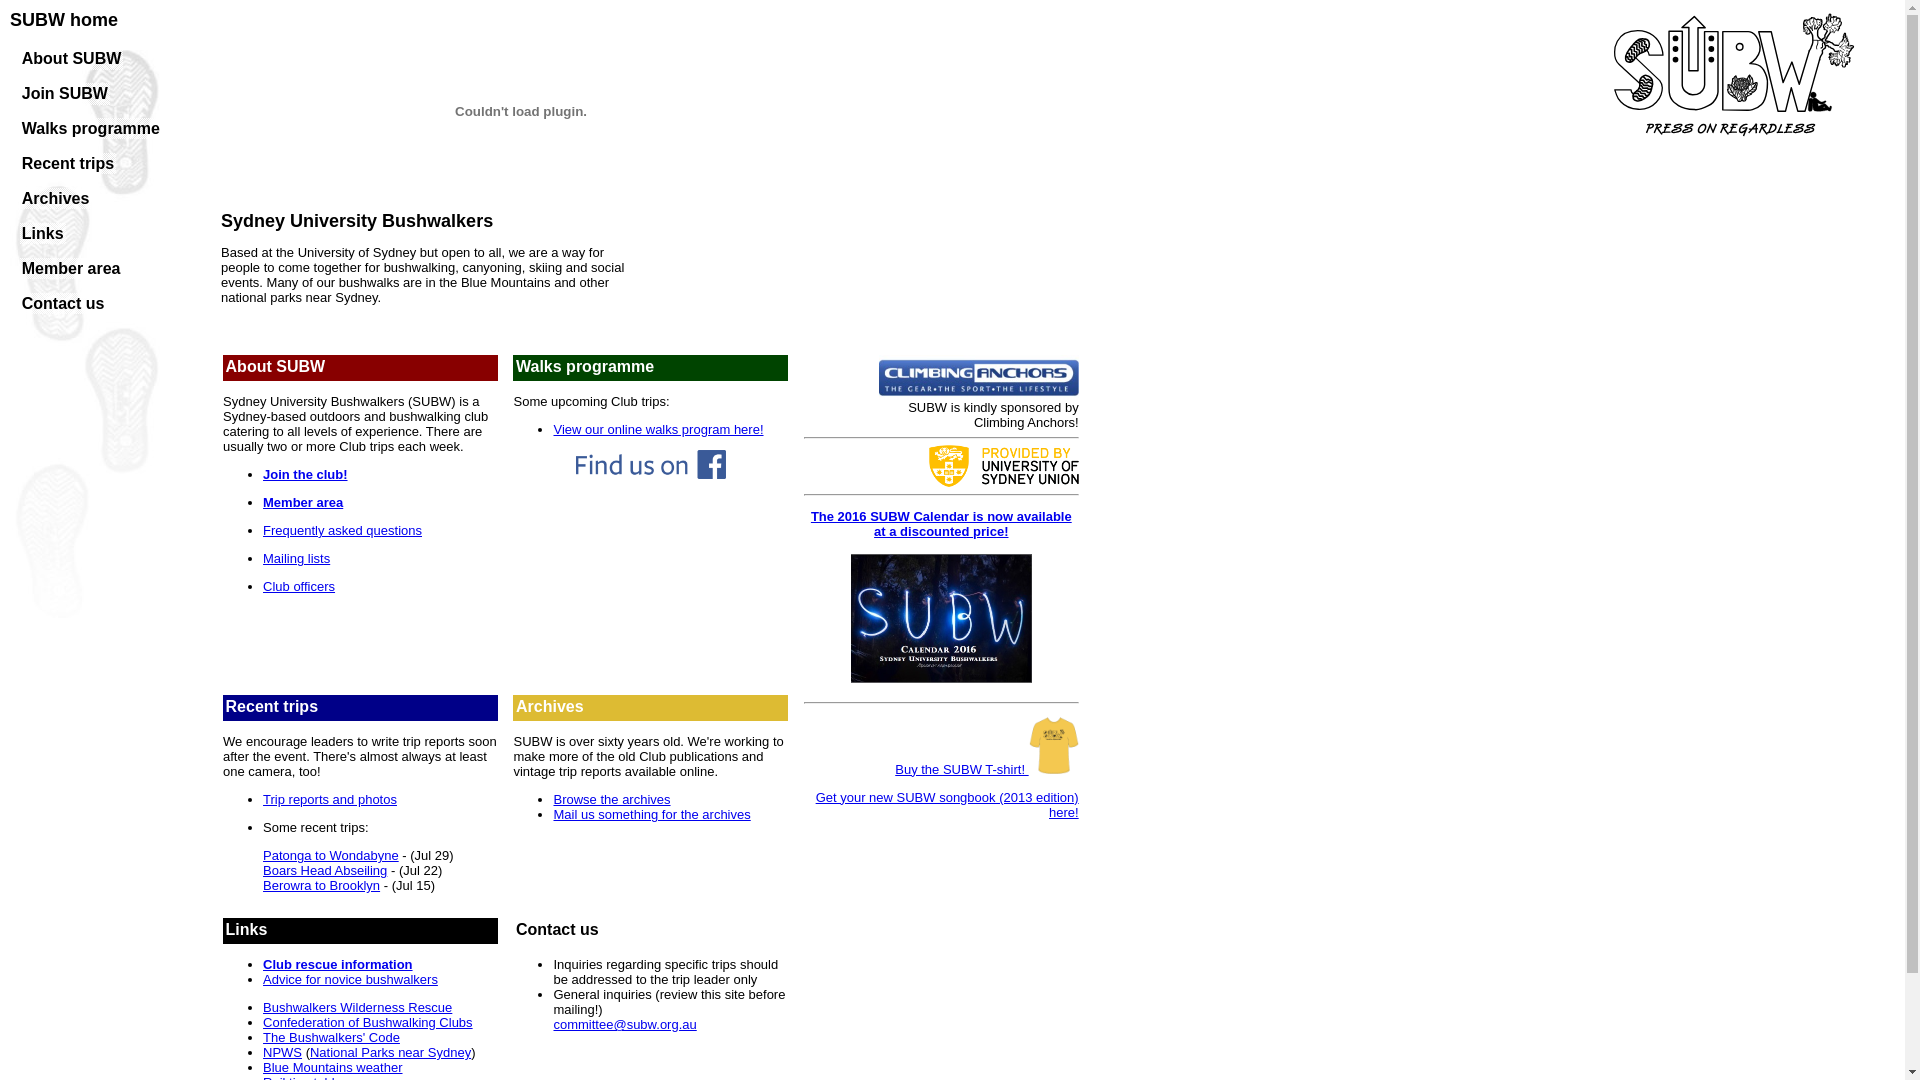  I want to click on 'Mail us something for the archives', so click(651, 814).